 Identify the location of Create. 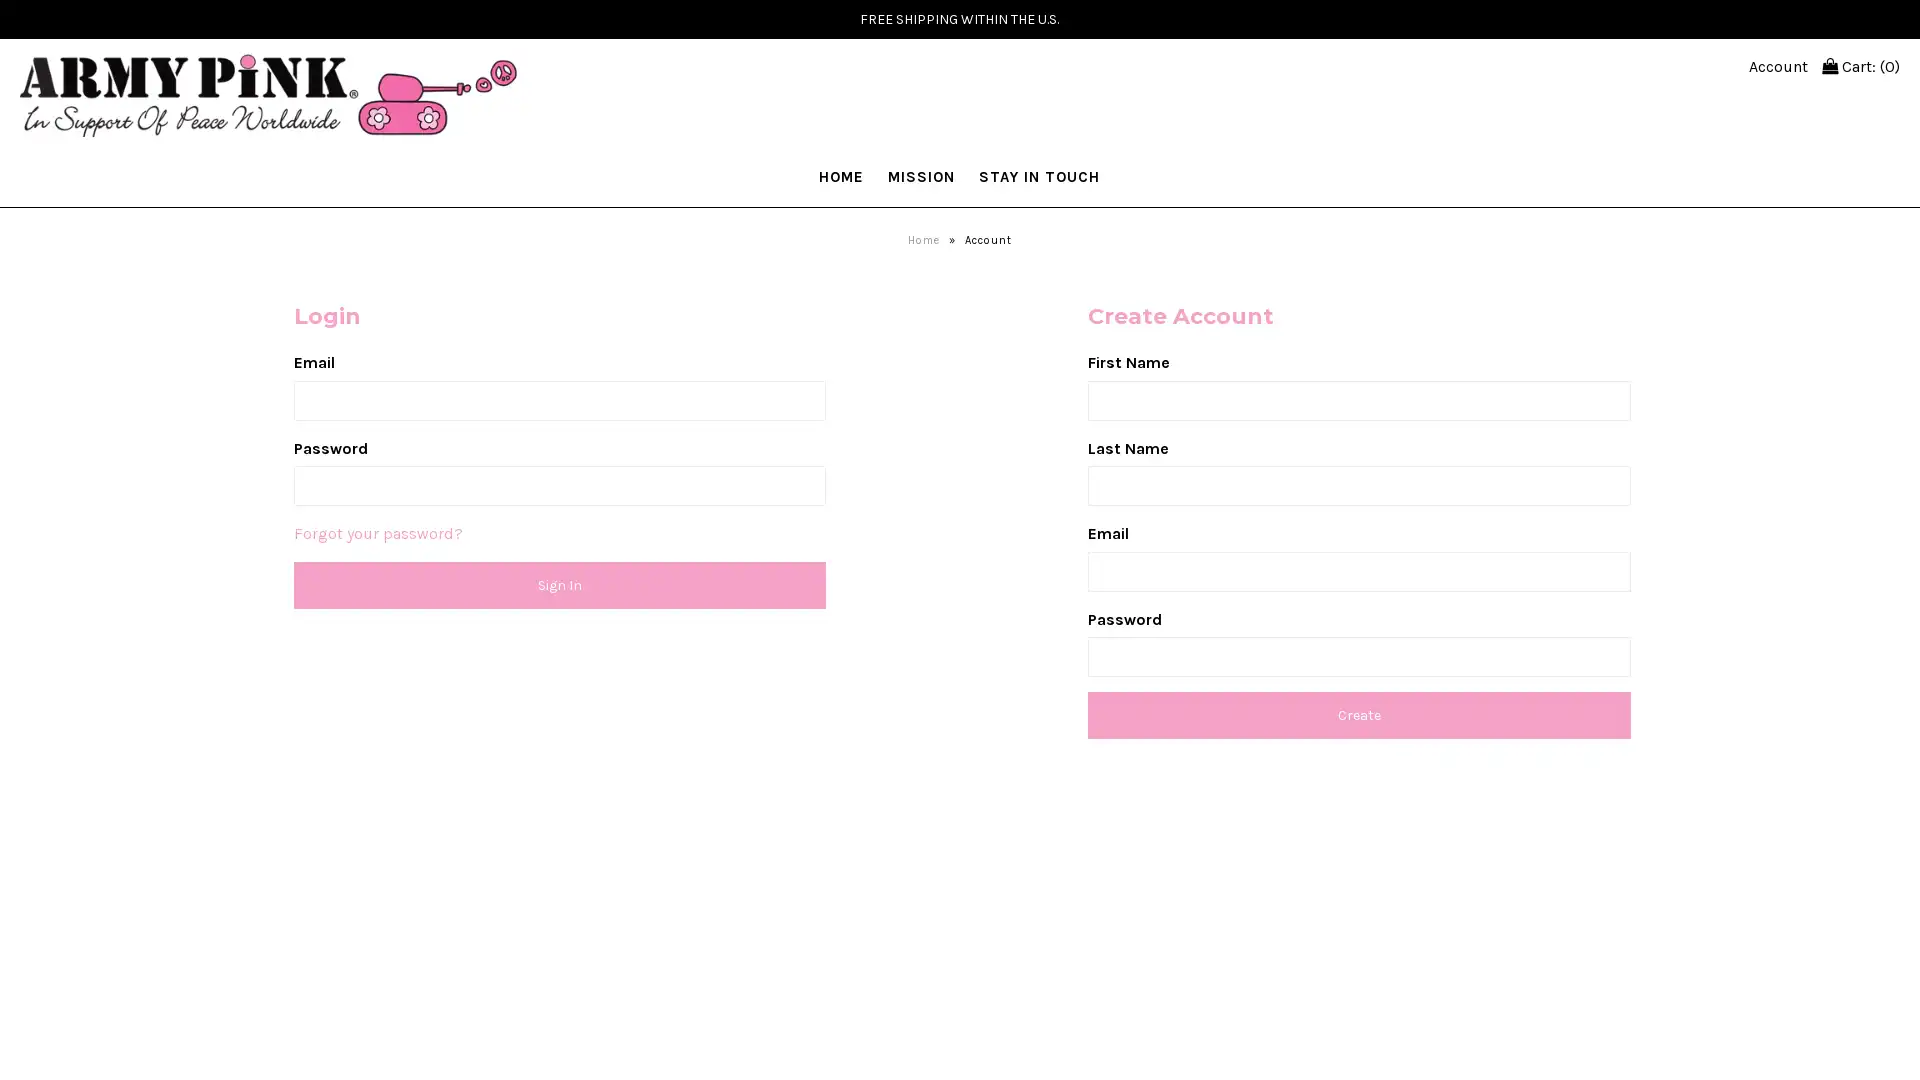
(1359, 714).